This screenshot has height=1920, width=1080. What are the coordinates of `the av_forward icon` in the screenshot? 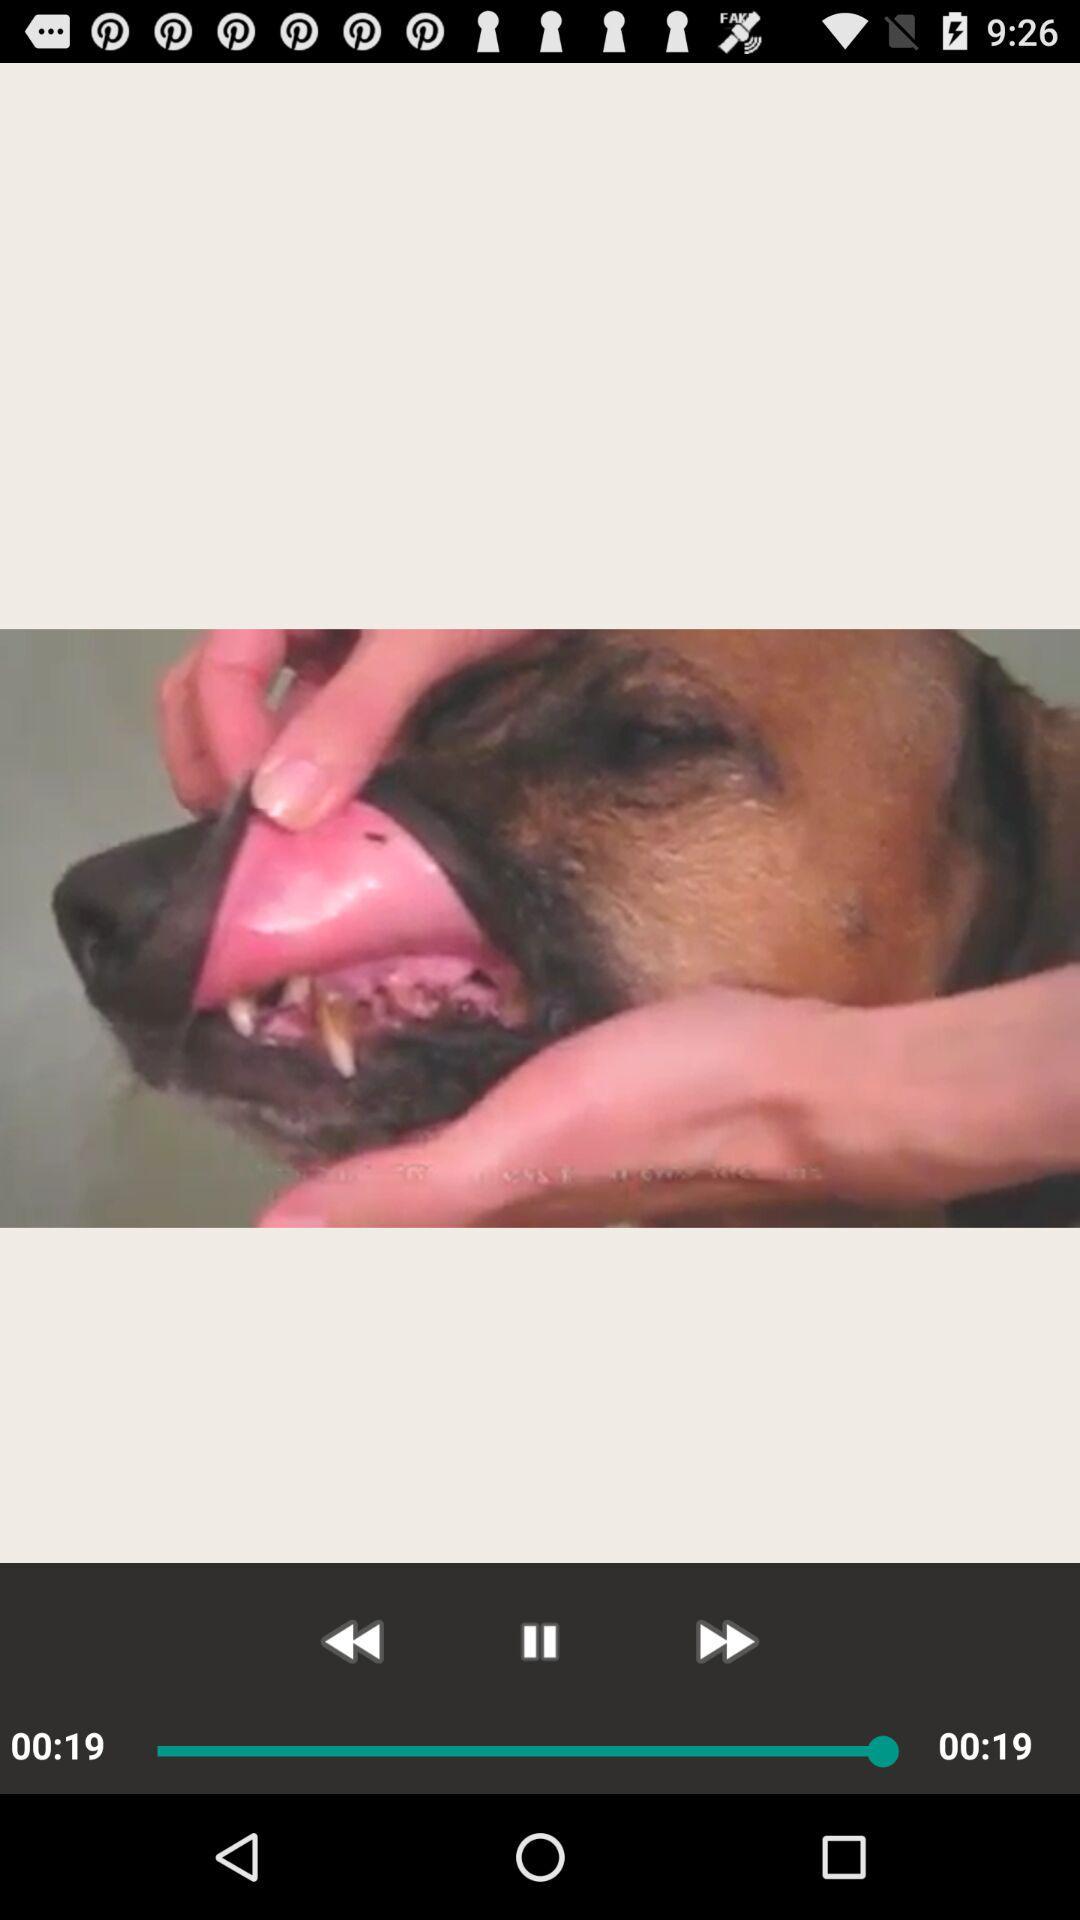 It's located at (726, 1755).